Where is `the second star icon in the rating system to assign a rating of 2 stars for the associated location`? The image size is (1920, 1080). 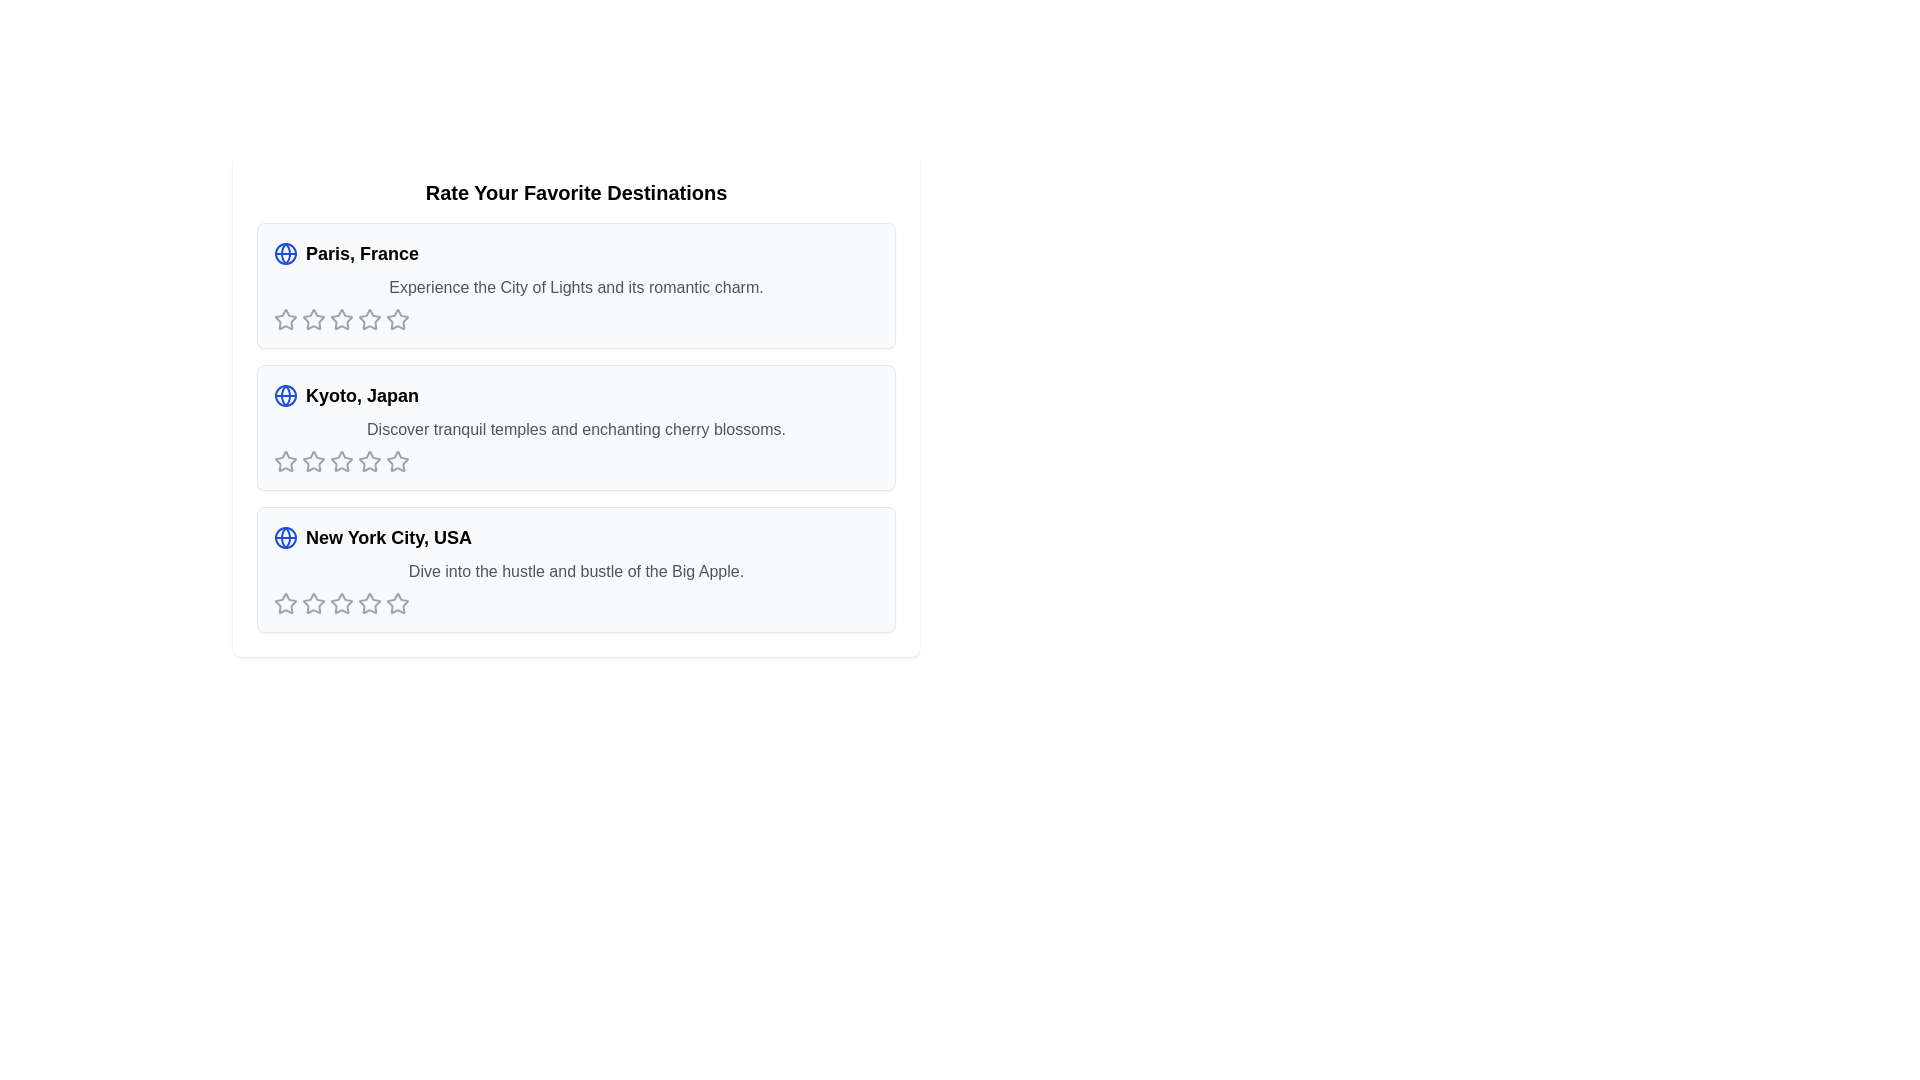 the second star icon in the rating system to assign a rating of 2 stars for the associated location is located at coordinates (341, 318).